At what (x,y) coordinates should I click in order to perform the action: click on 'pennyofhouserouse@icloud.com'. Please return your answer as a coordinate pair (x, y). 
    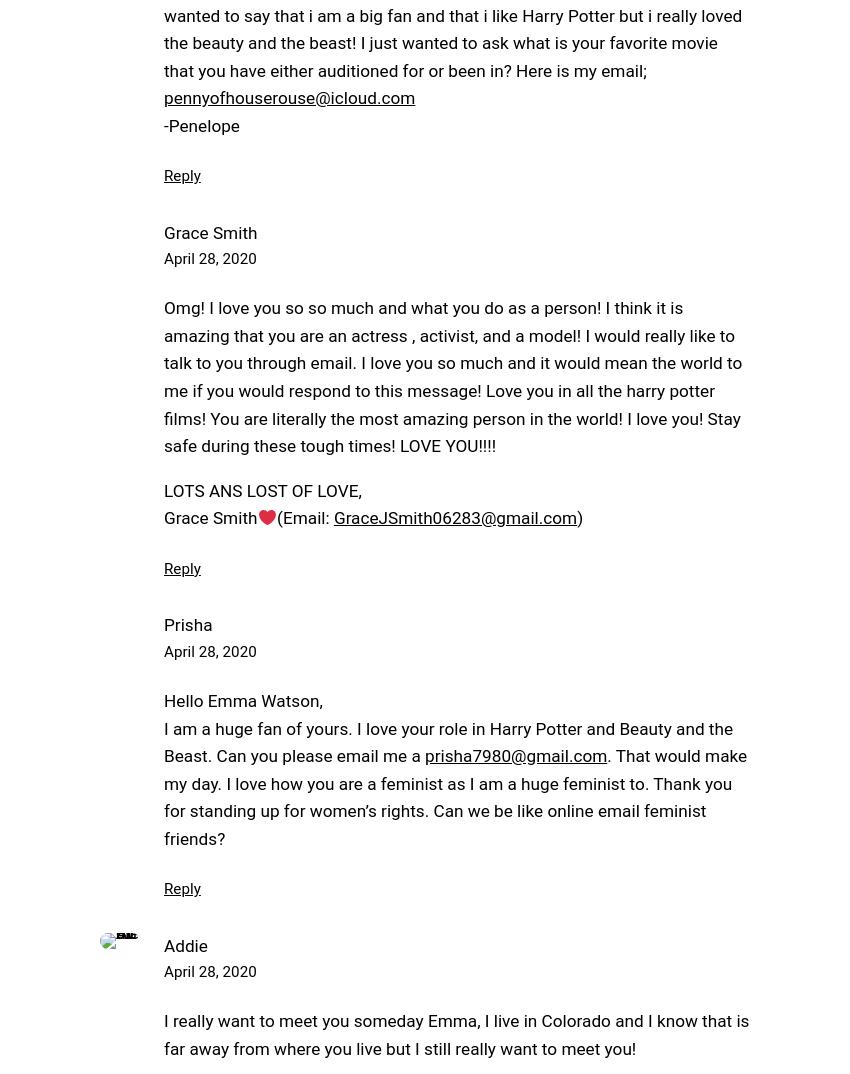
    Looking at the image, I should click on (288, 97).